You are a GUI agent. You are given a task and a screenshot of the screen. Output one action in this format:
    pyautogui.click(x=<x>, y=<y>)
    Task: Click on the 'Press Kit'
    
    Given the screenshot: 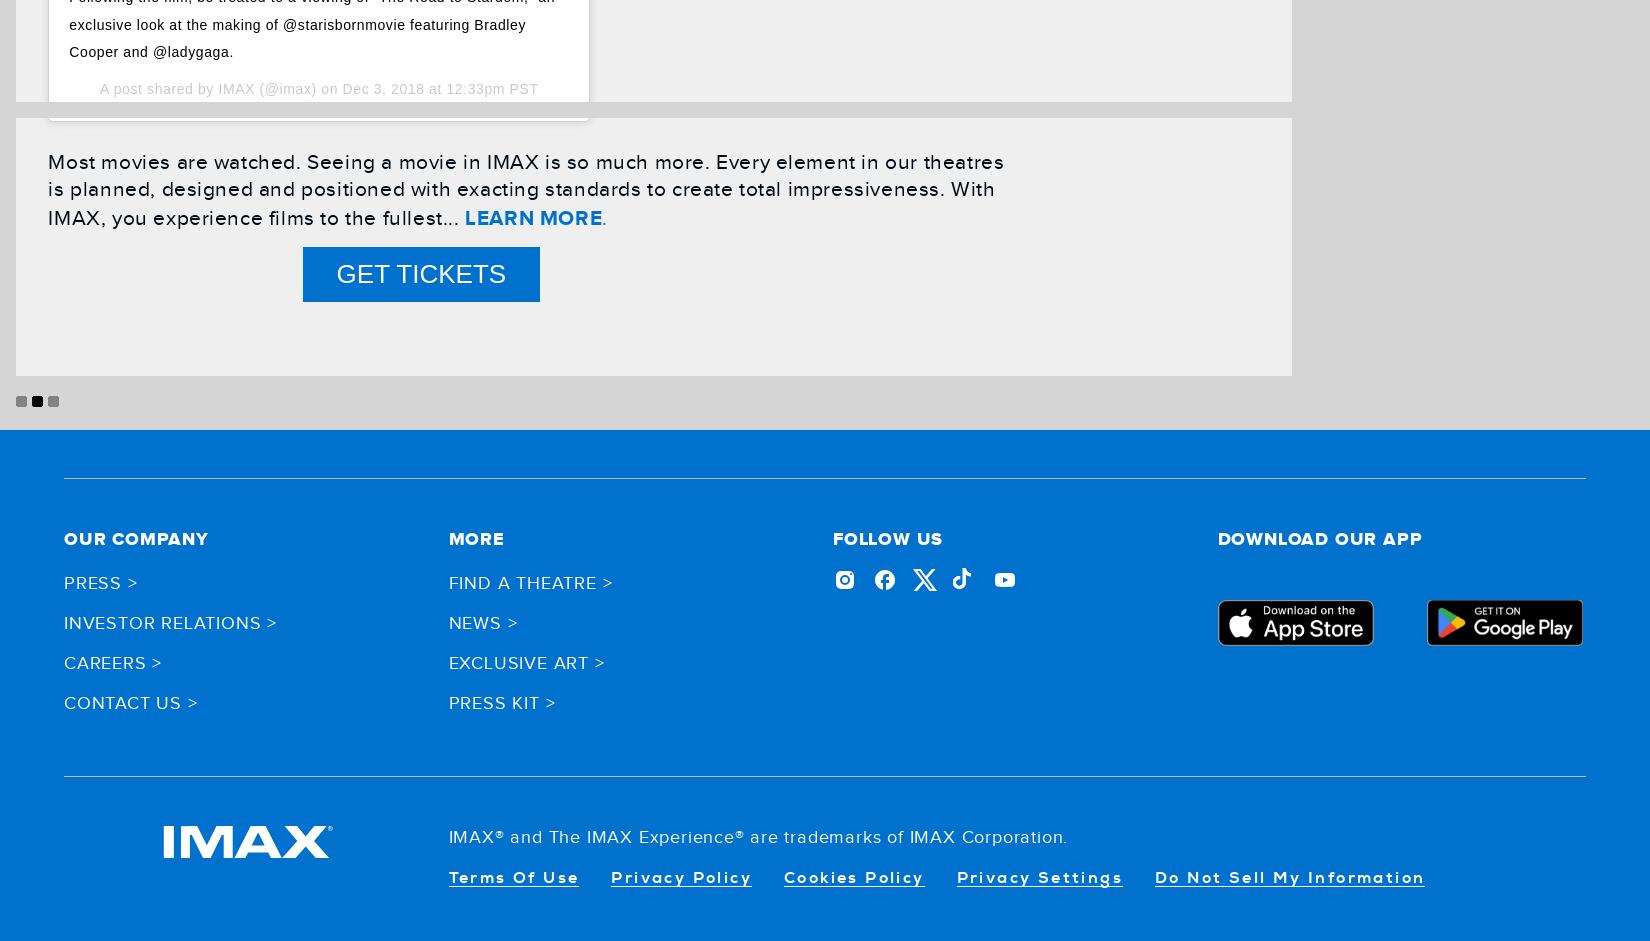 What is the action you would take?
    pyautogui.click(x=492, y=702)
    